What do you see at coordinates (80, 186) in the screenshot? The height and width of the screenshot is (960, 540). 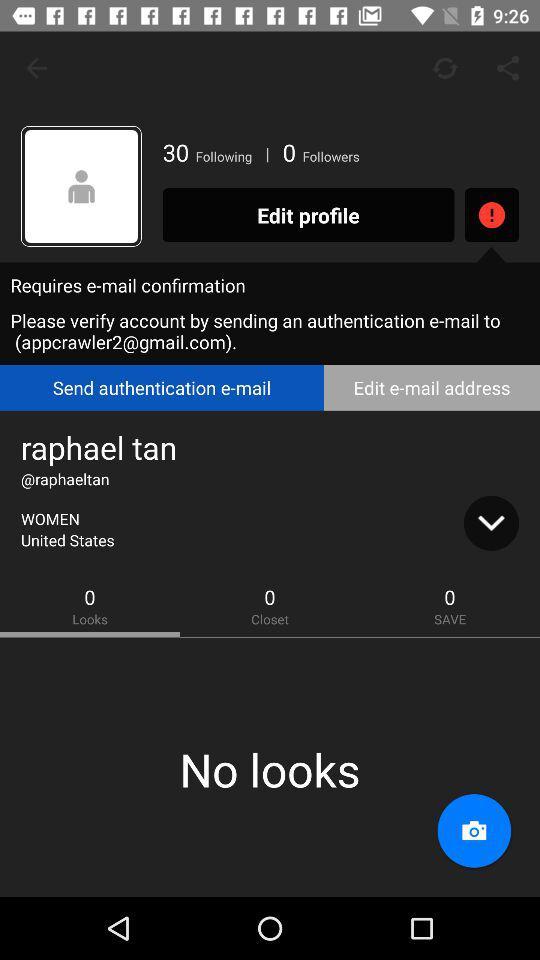 I see `una red intuitiva` at bounding box center [80, 186].